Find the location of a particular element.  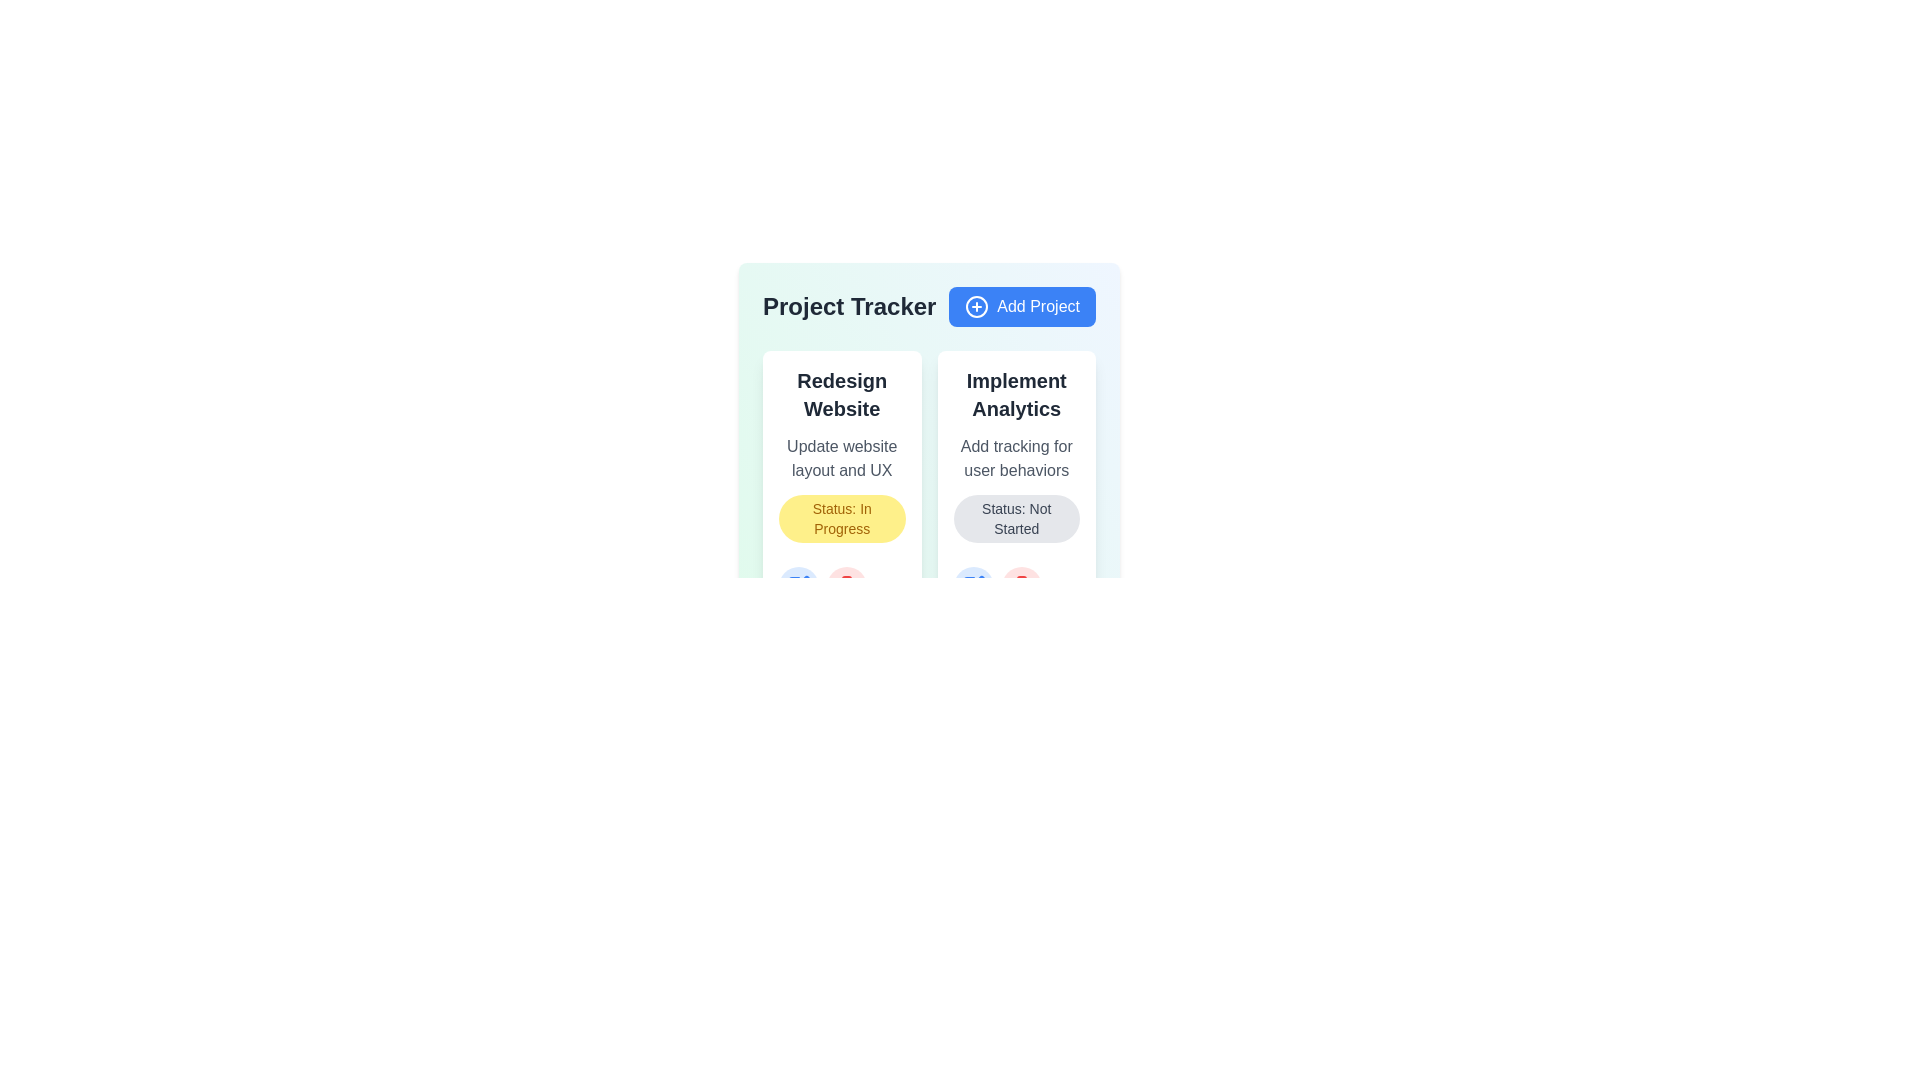

edit button for the project titled 'Implement Analytics' is located at coordinates (973, 585).